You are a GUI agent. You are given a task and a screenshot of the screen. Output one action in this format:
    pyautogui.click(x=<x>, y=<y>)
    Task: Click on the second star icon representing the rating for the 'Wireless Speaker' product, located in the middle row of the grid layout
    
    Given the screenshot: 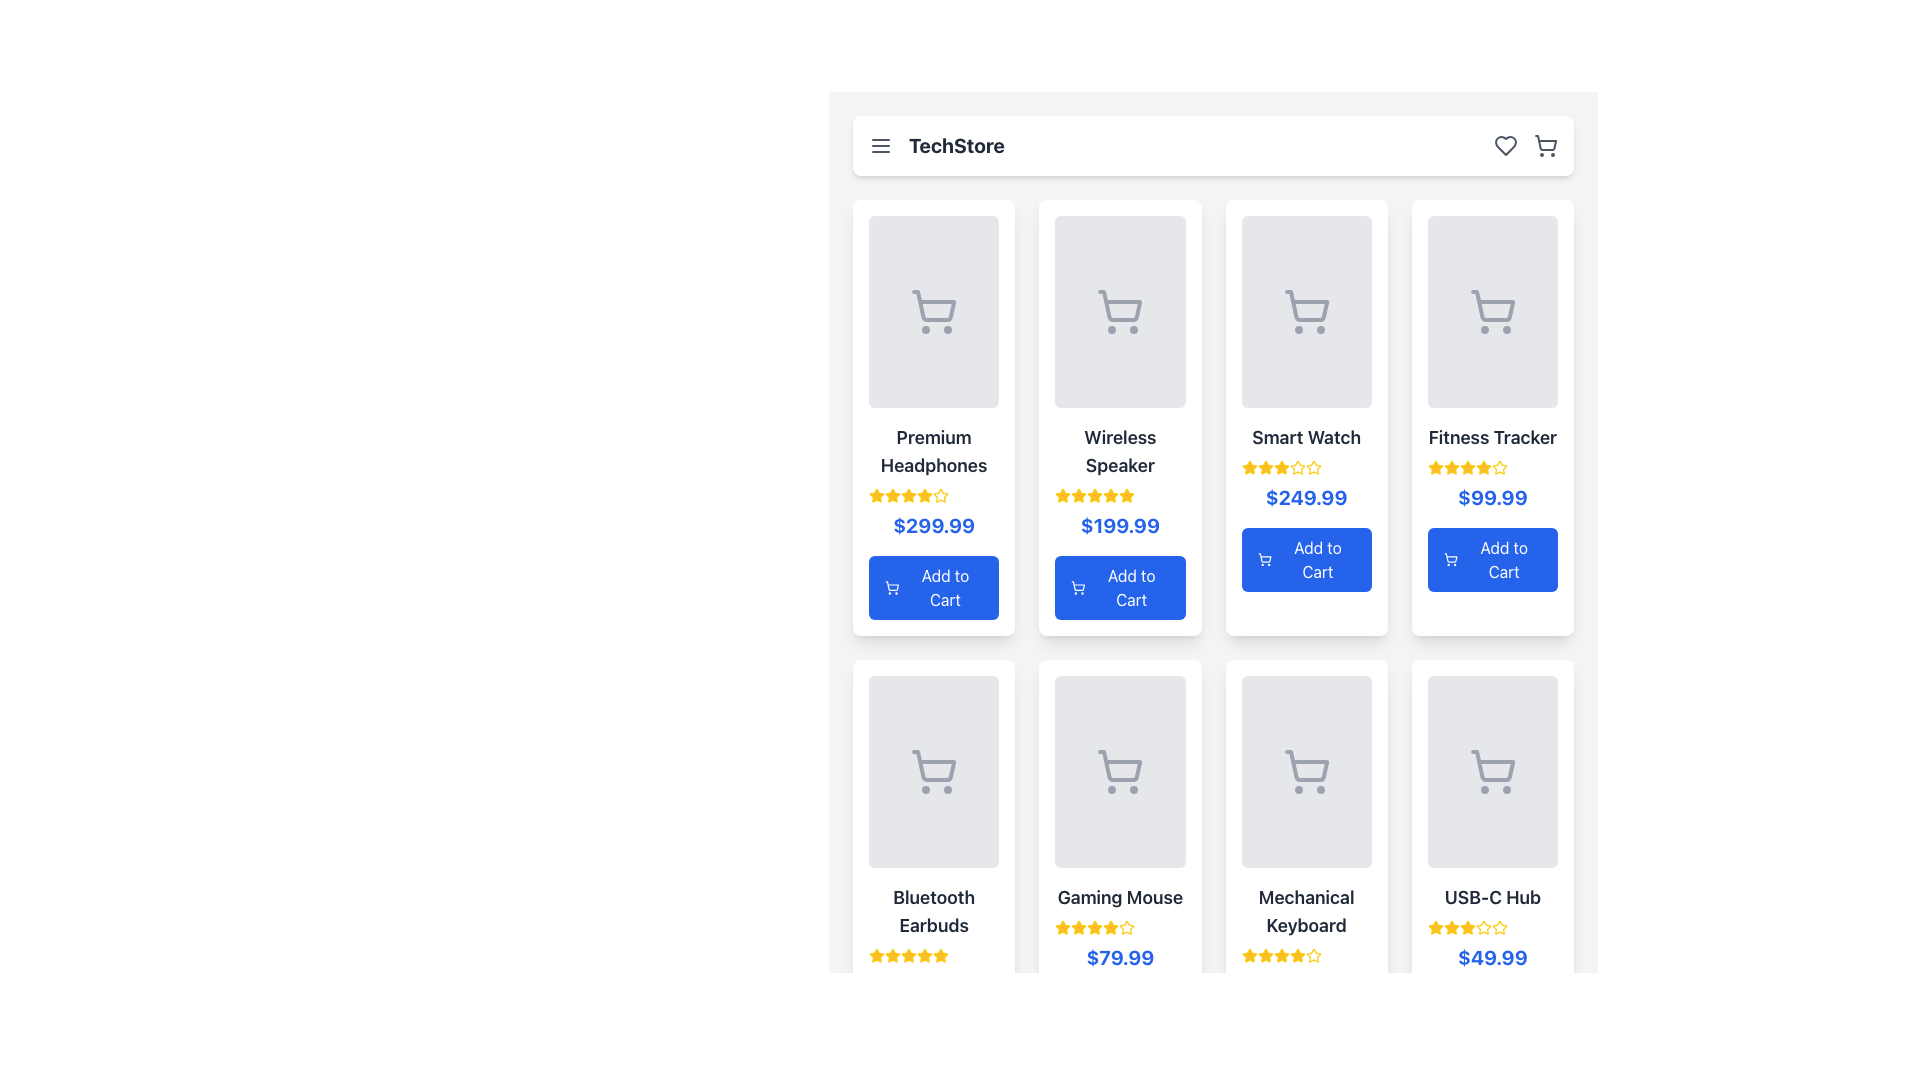 What is the action you would take?
    pyautogui.click(x=1078, y=495)
    